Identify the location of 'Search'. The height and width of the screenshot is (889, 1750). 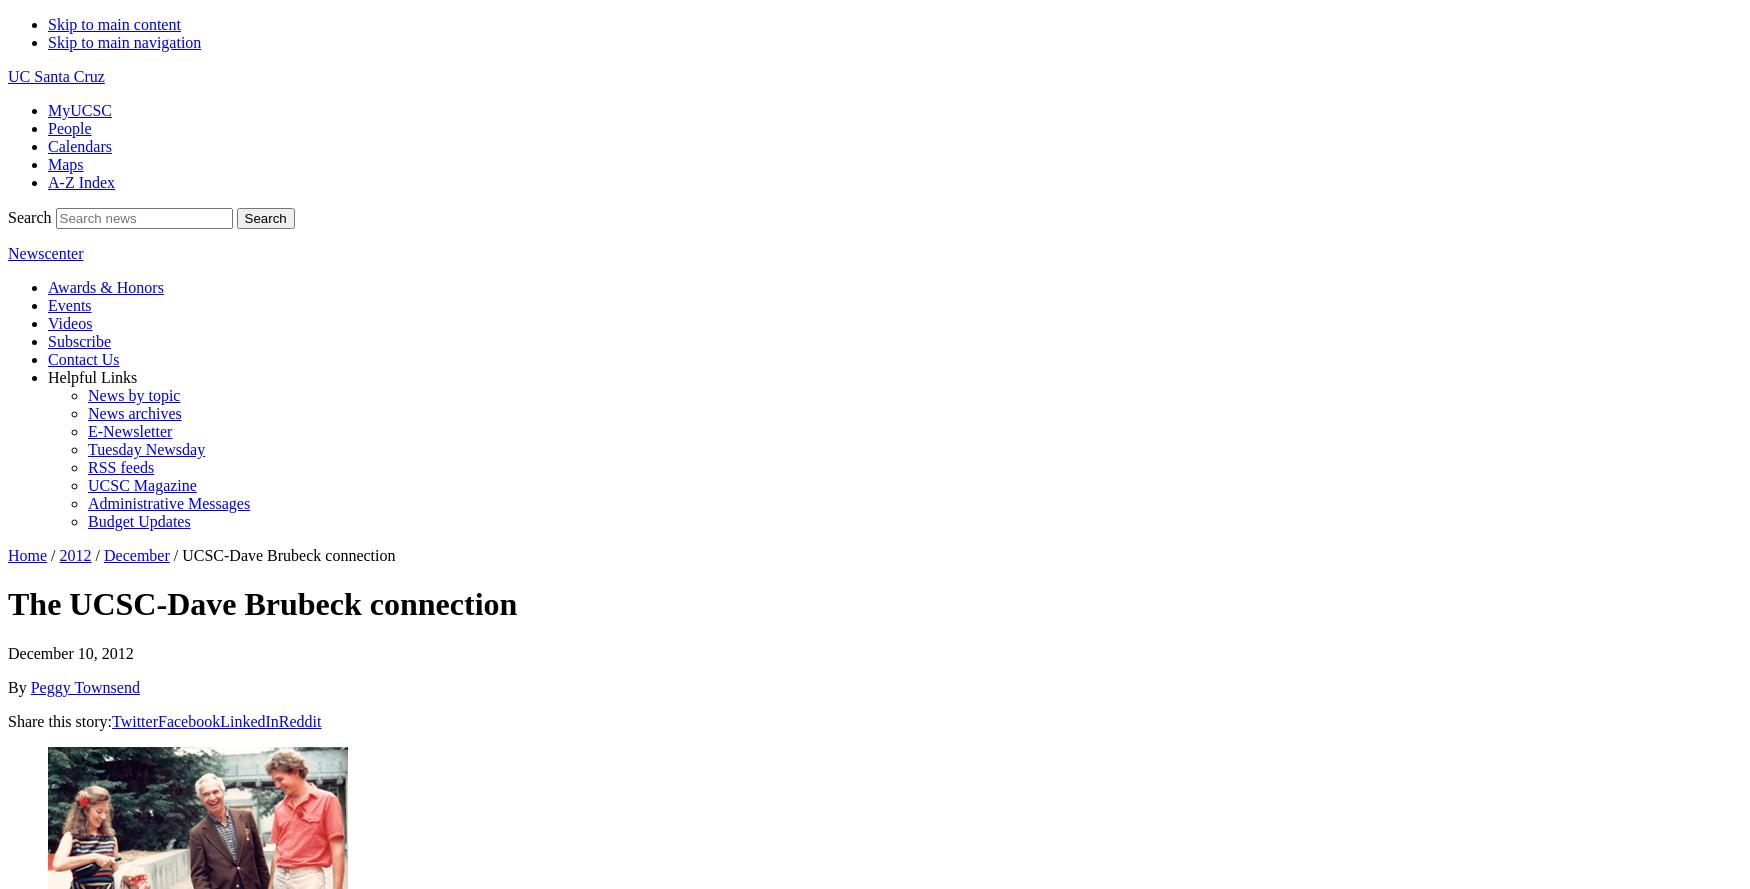
(28, 216).